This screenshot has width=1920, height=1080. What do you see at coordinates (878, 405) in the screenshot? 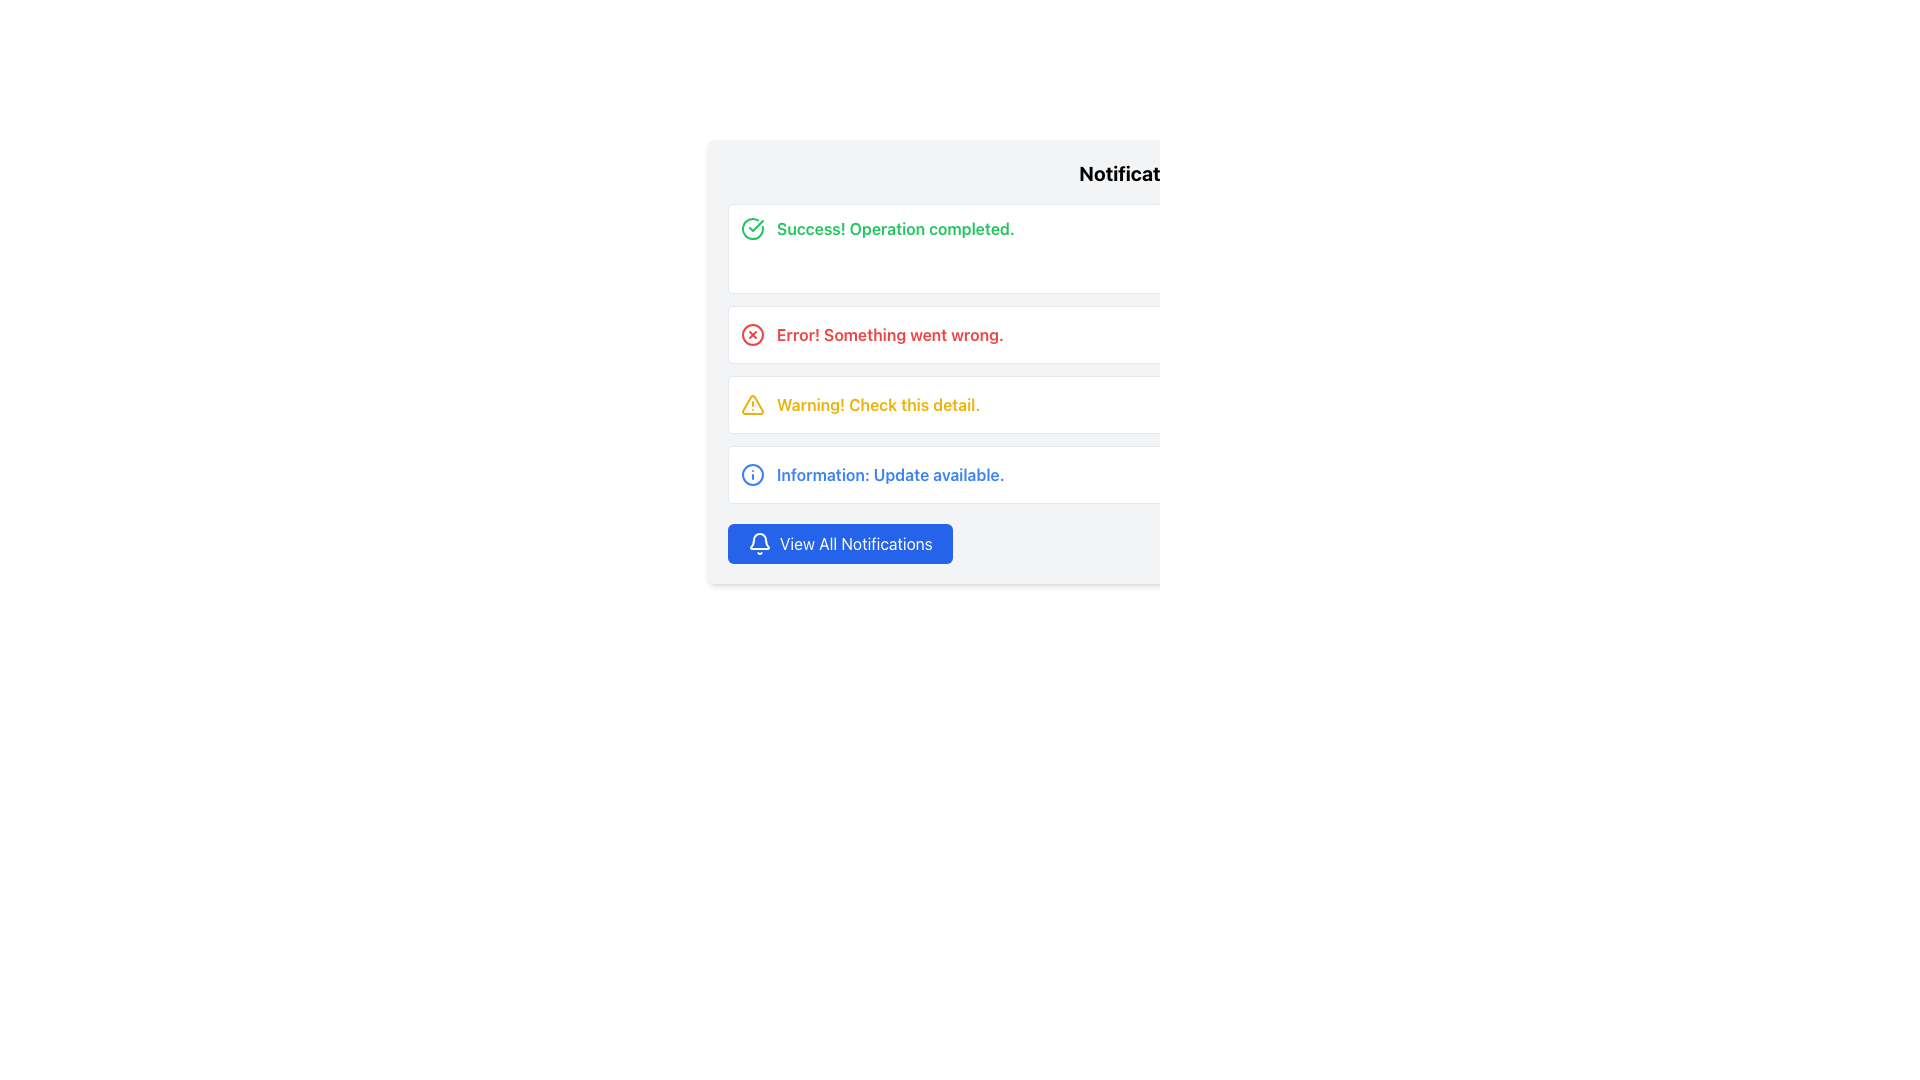
I see `the warning message located in the third notification row, positioned to the right of the warning icon and to the left of the 'Review' button` at bounding box center [878, 405].